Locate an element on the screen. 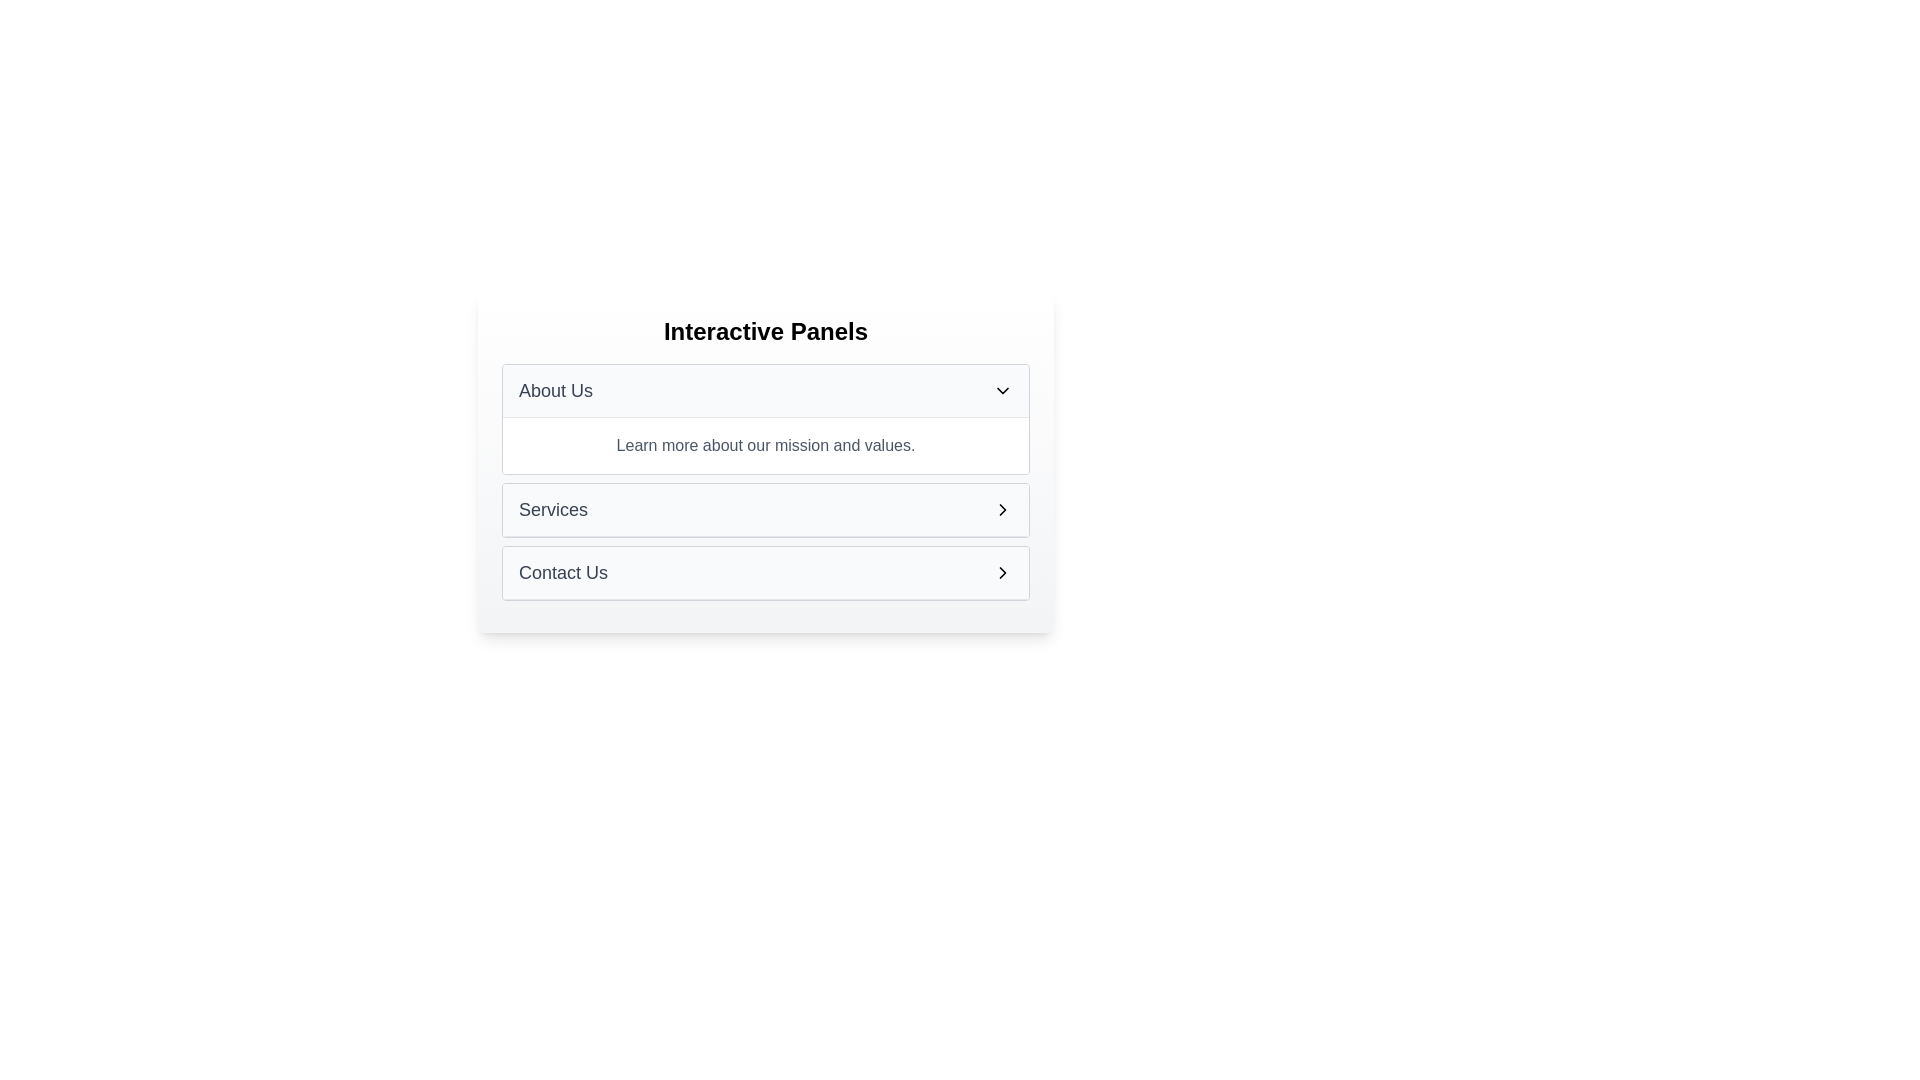  the chevron icon located to the far-right of the 'About Us' menu header is located at coordinates (1003, 390).